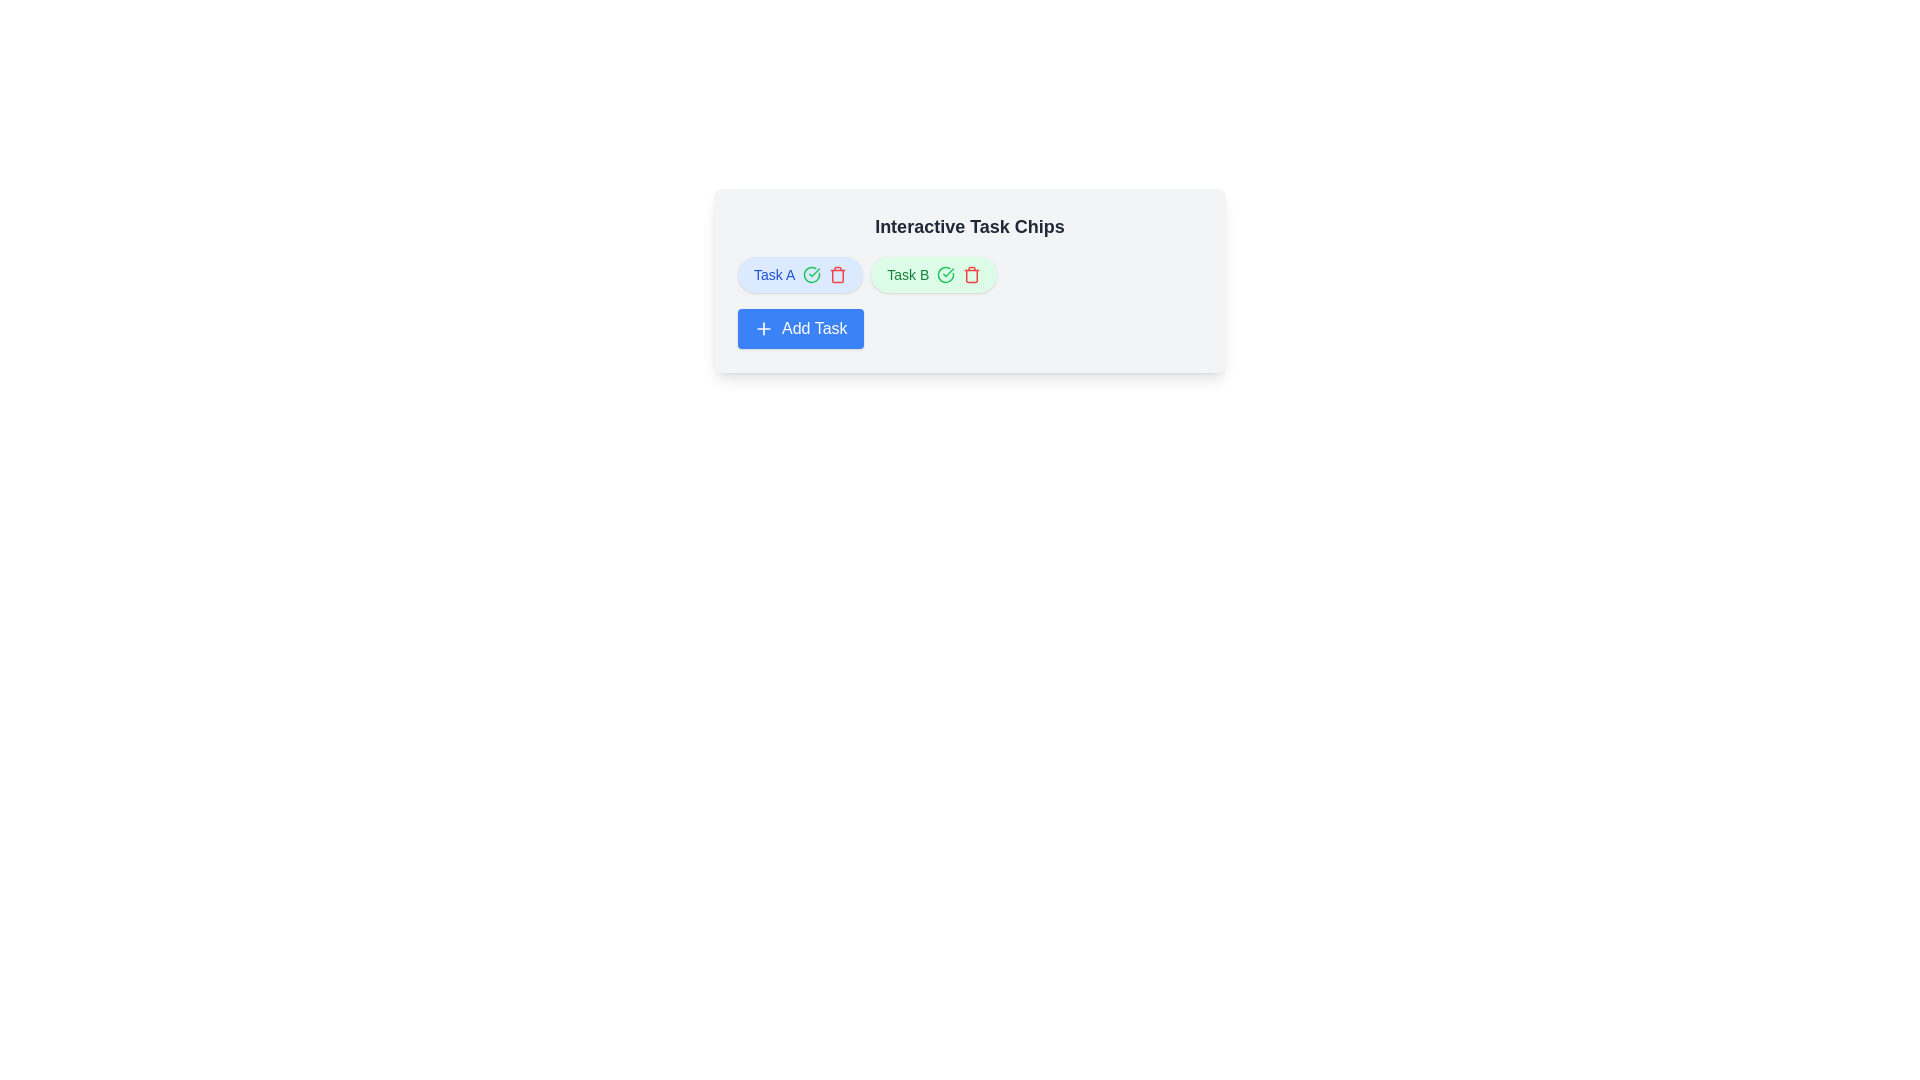 The width and height of the screenshot is (1920, 1080). Describe the element at coordinates (933, 274) in the screenshot. I see `the second chip in the horizontal list of task chips, which is styled with a green rounded background and contains the text 'Task B' and action icons` at that location.